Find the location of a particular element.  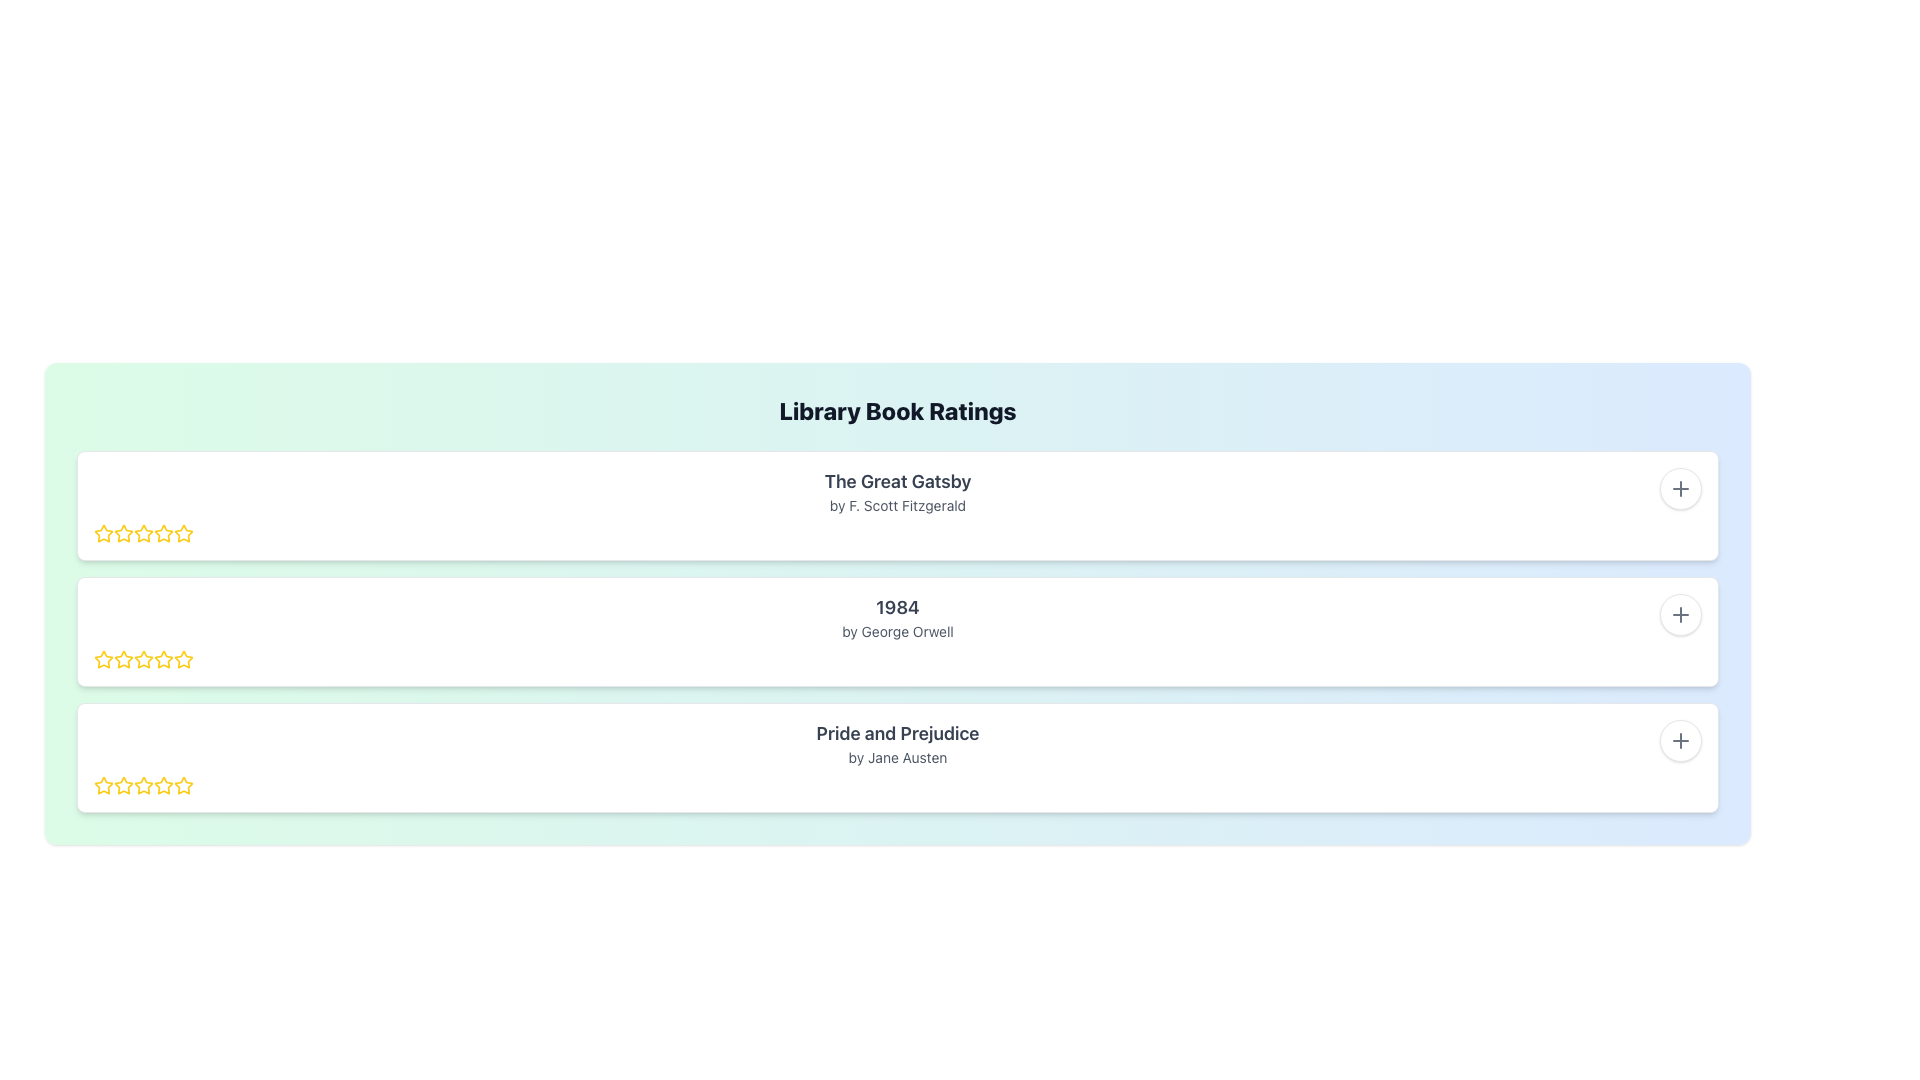

the fifth star icon in the rating row is located at coordinates (183, 785).